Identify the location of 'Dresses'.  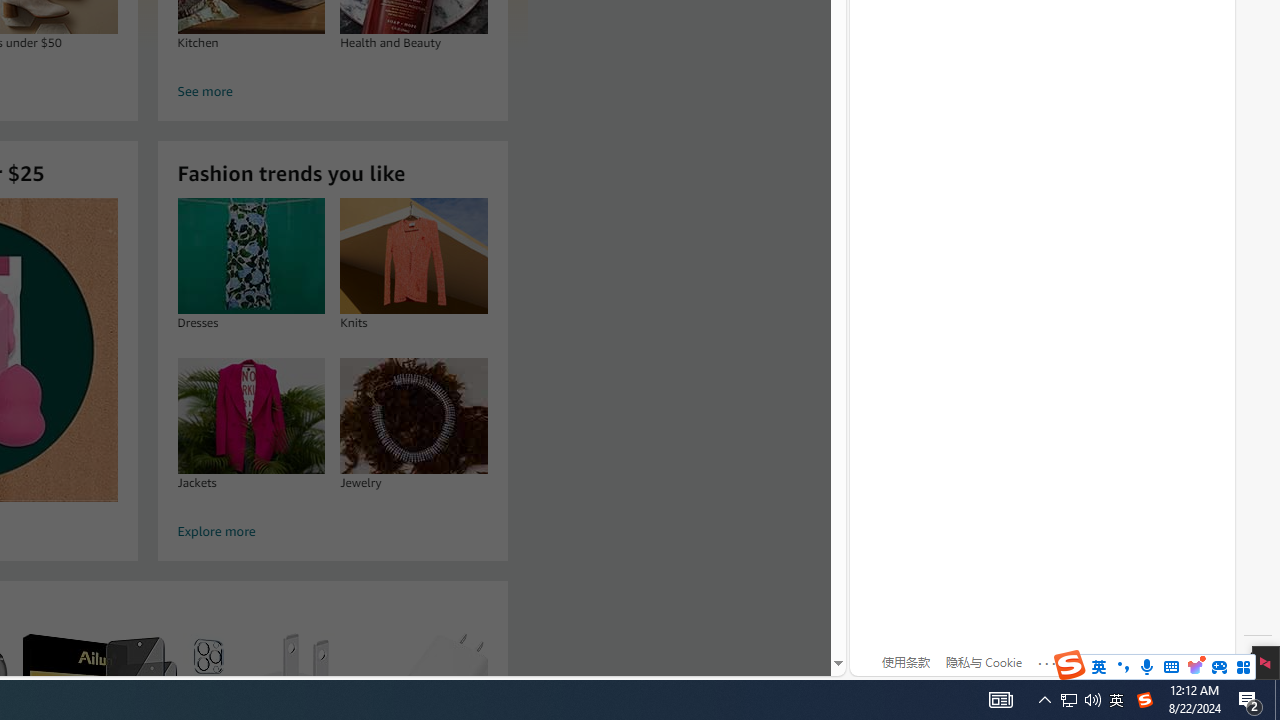
(249, 255).